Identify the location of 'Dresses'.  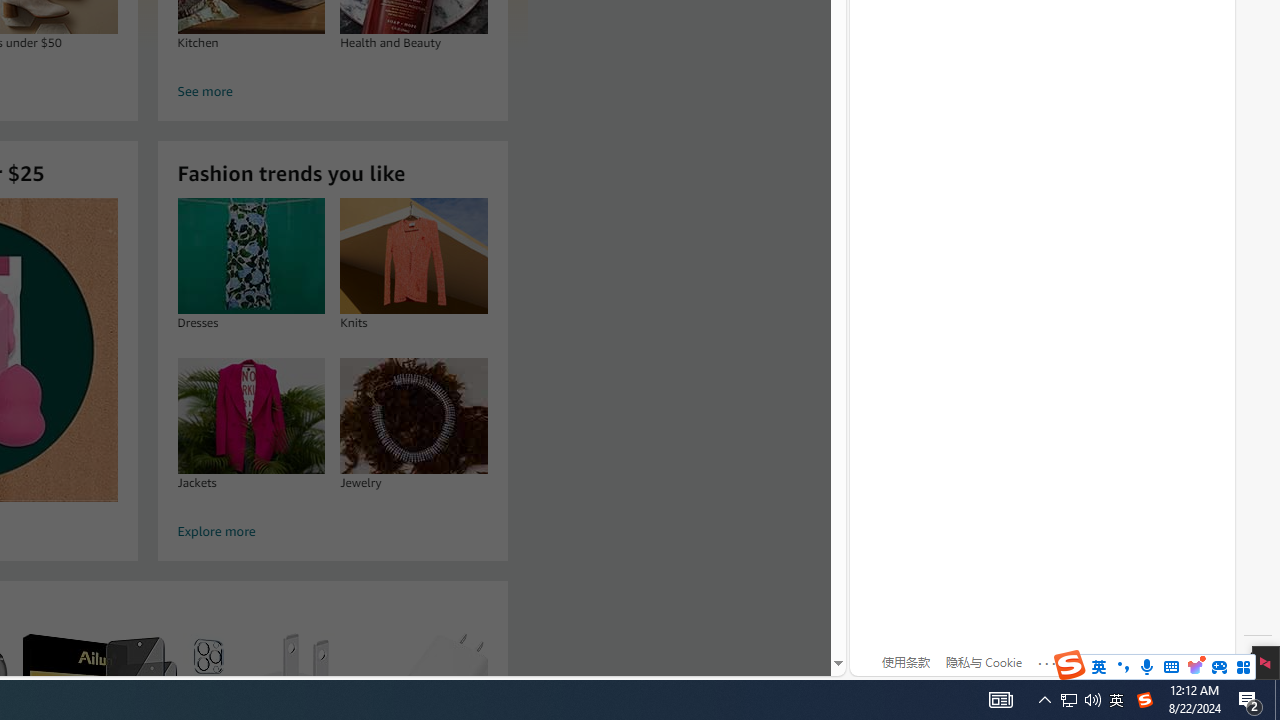
(249, 255).